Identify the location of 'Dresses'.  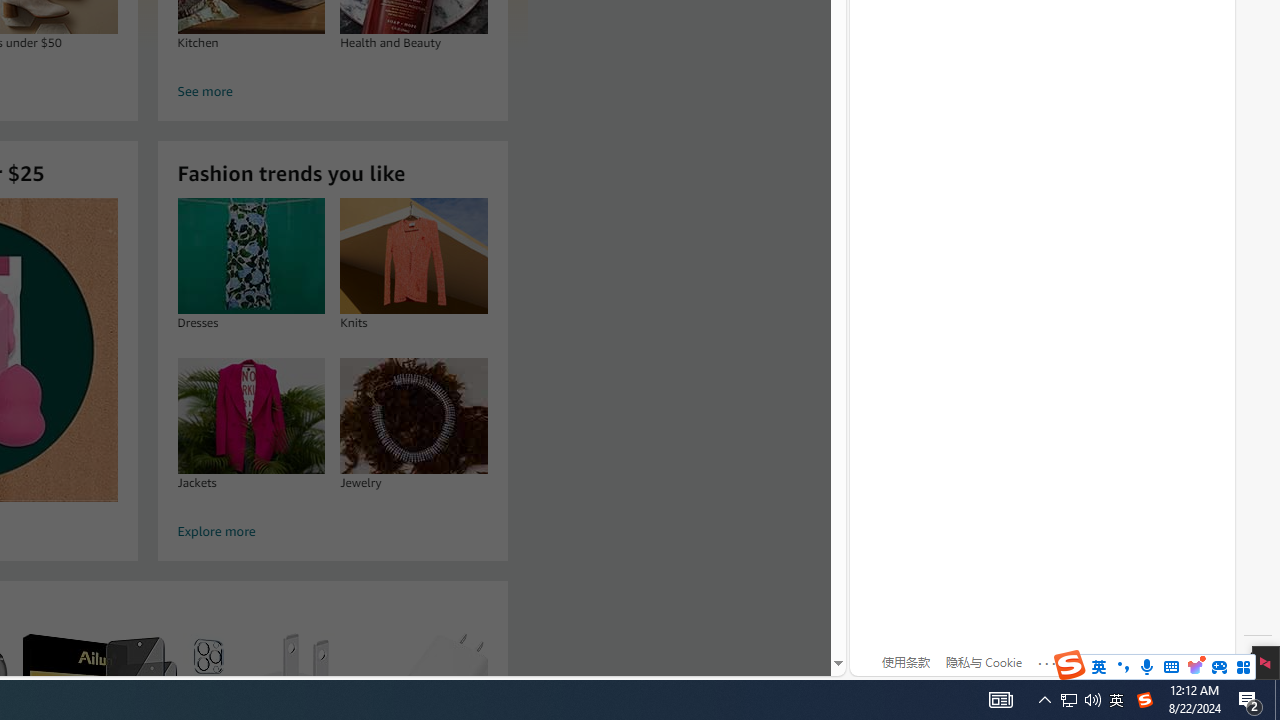
(249, 255).